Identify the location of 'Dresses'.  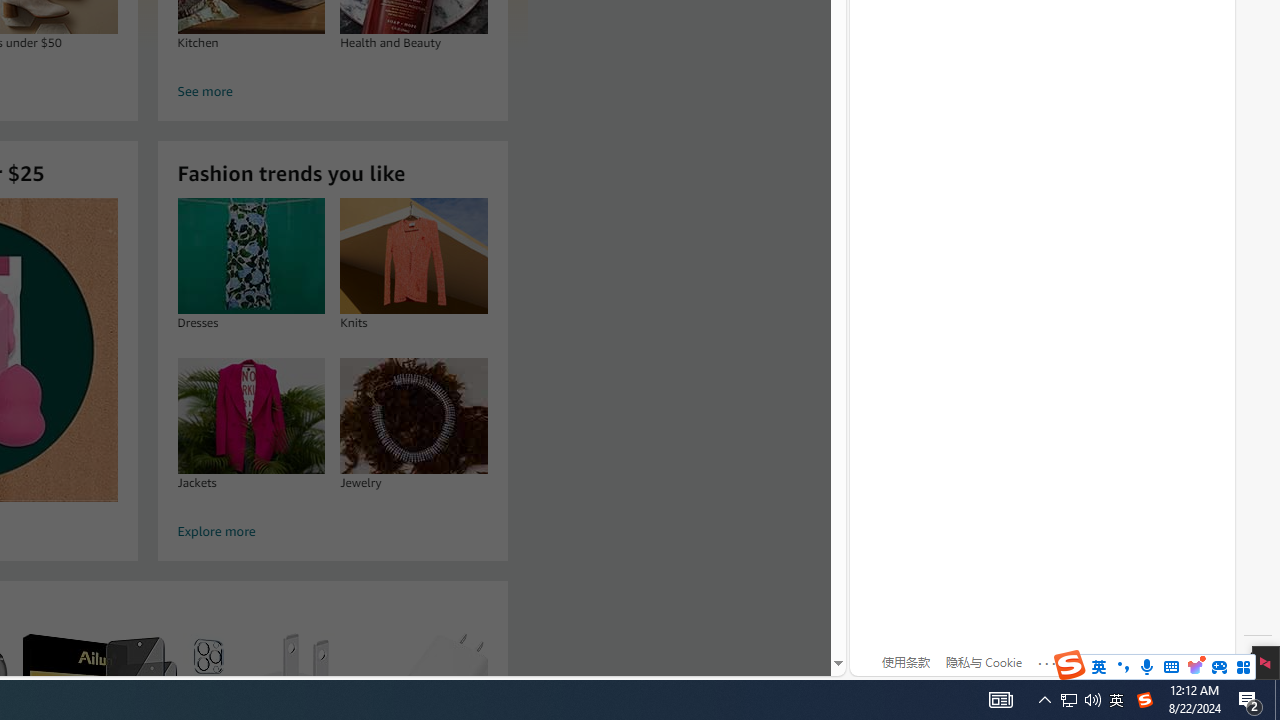
(249, 255).